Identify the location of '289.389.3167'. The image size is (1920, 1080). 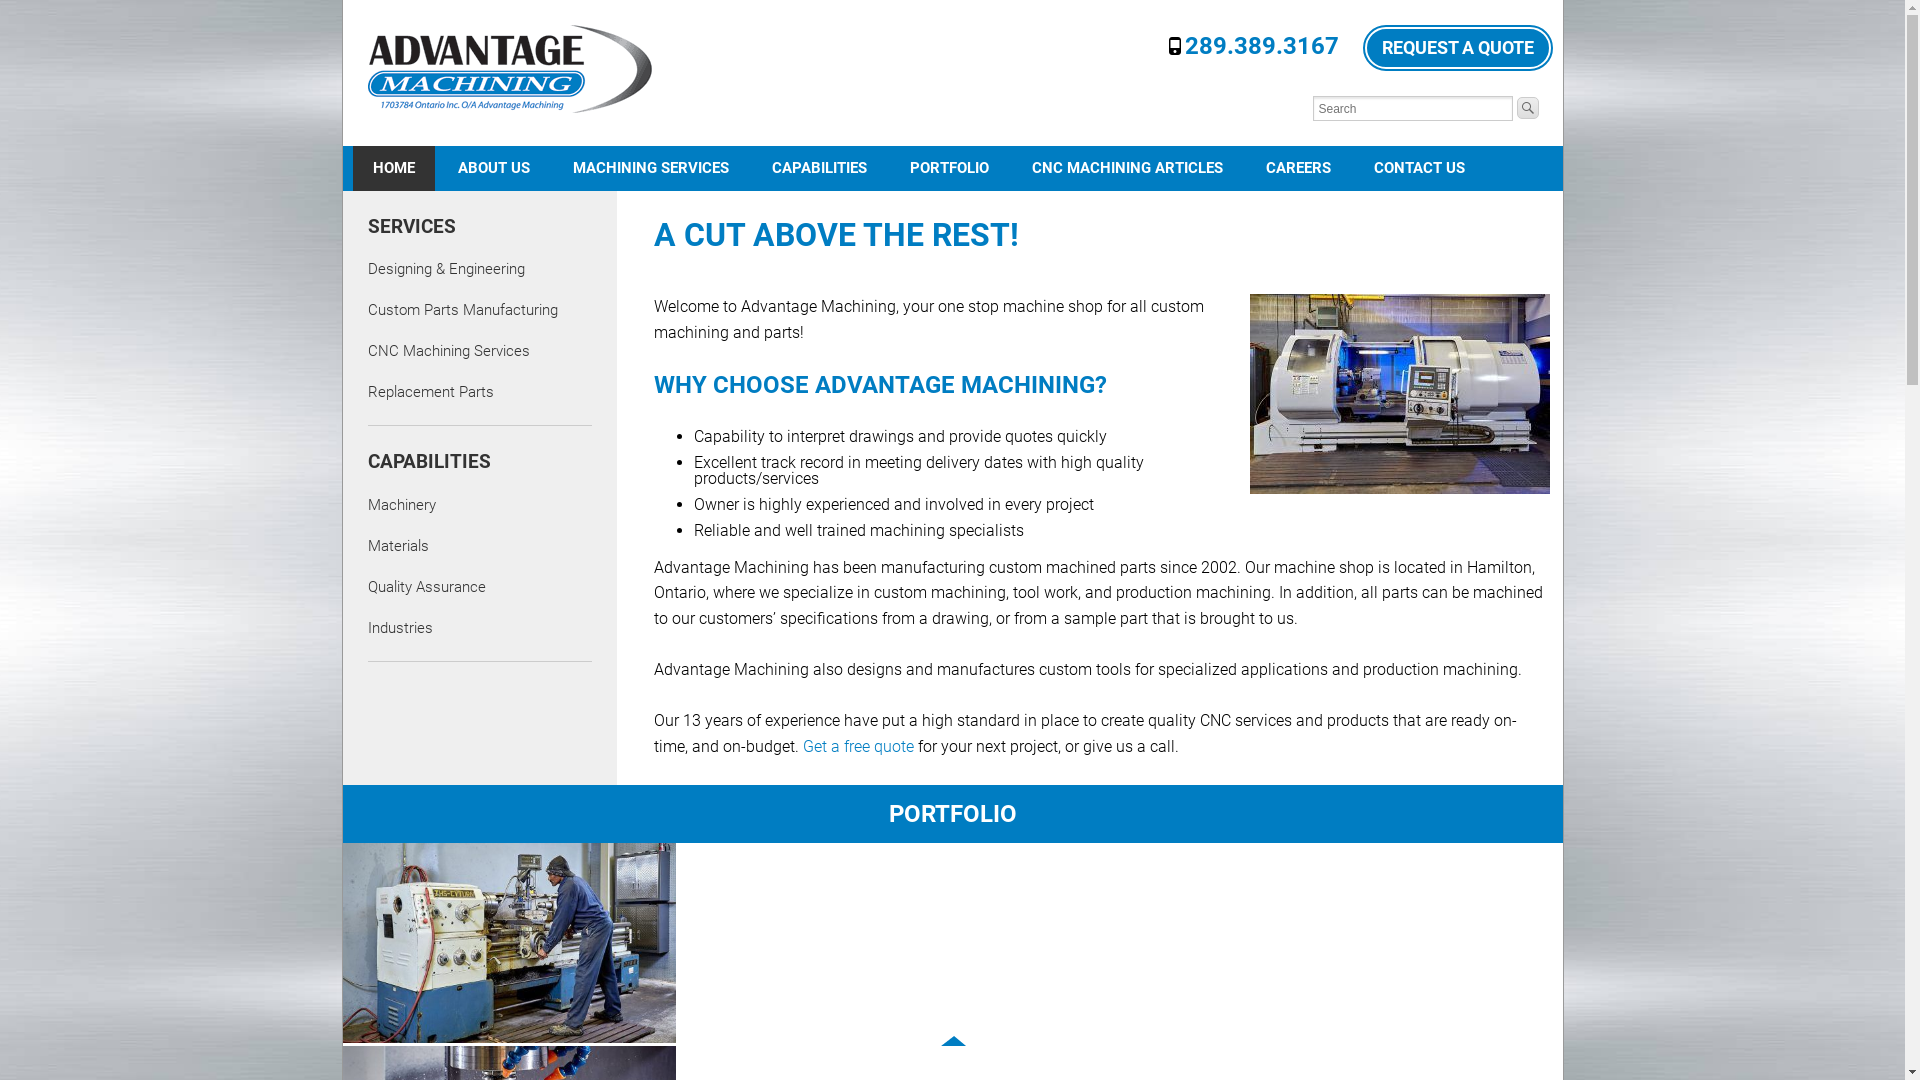
(1184, 45).